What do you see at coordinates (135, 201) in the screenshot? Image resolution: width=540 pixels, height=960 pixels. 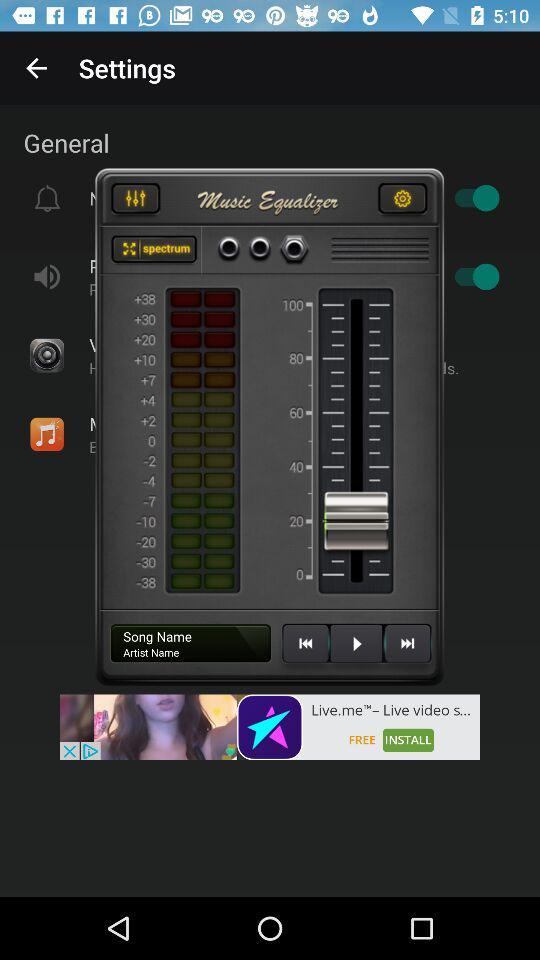 I see `equalizer sliders` at bounding box center [135, 201].